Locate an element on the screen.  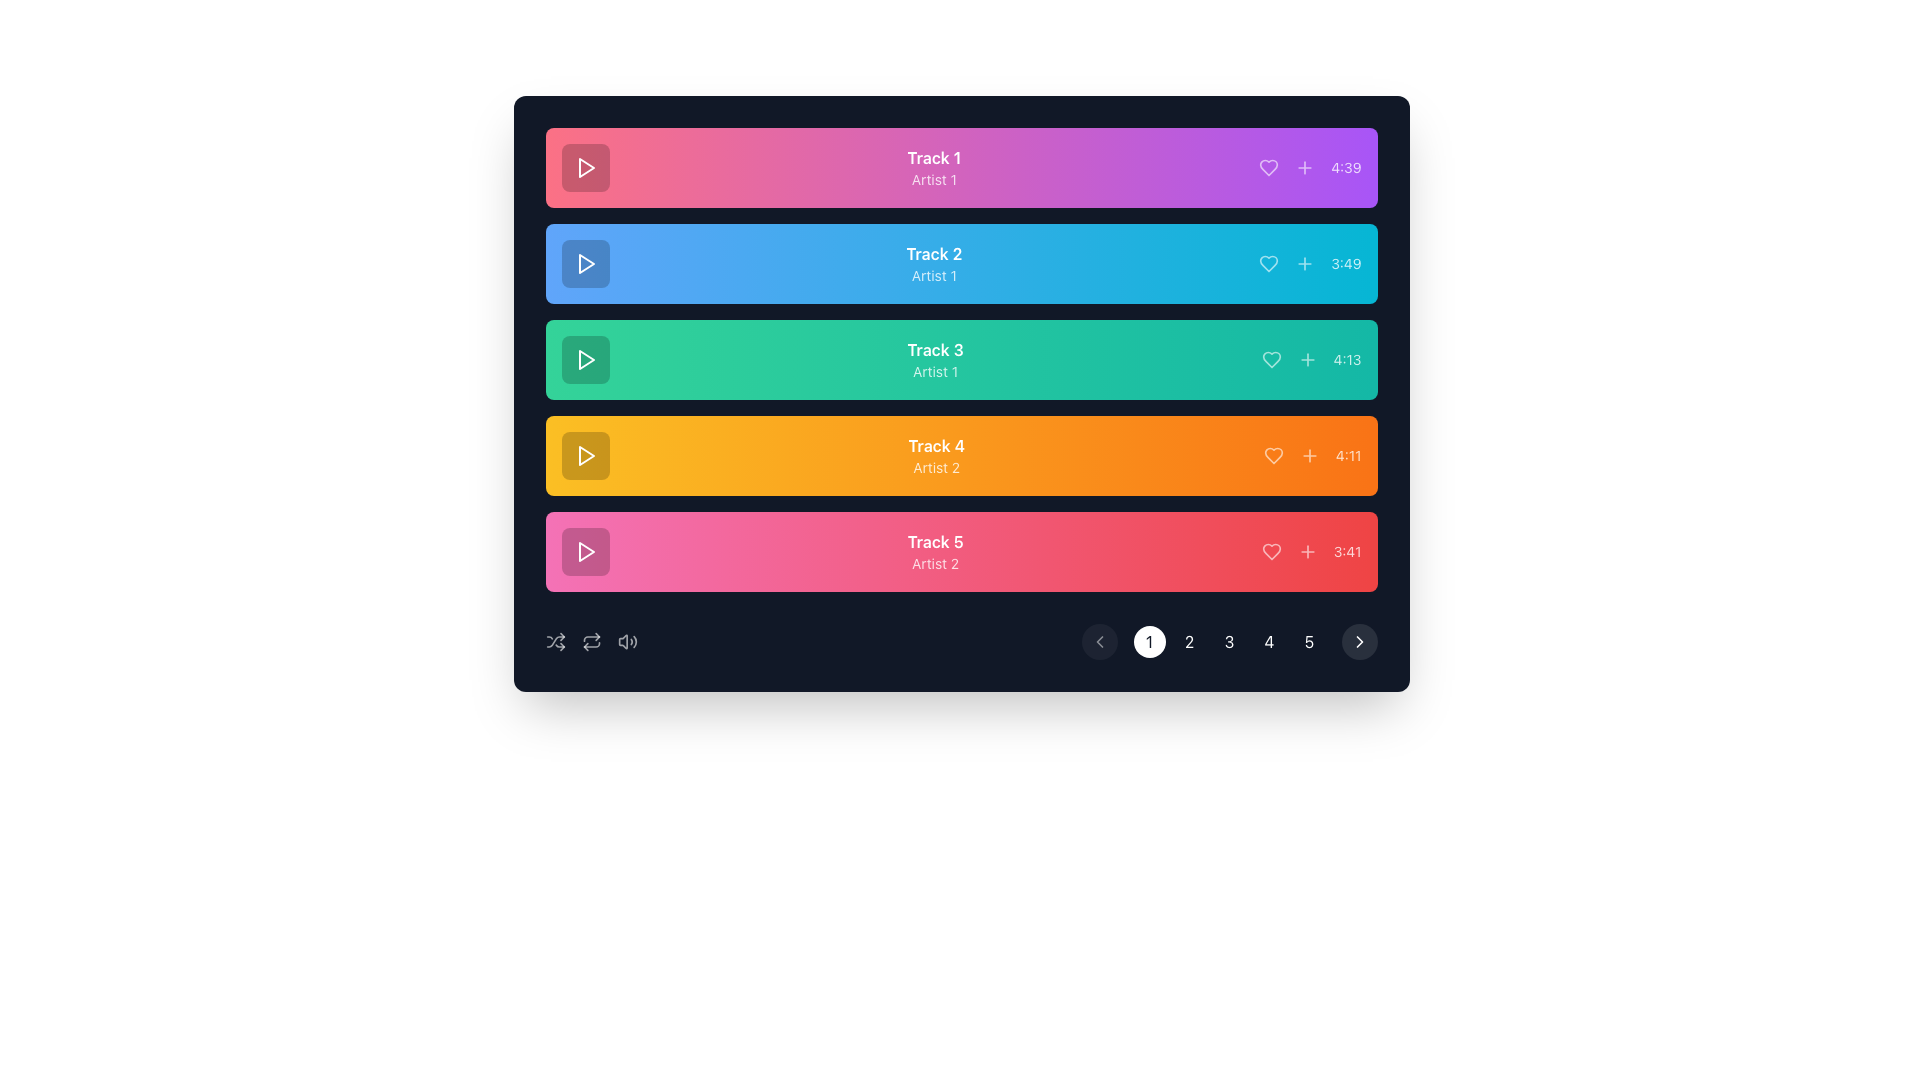
the heart icon button styled with a white outline, located to the left of the '+' symbol and the time label '4:39', associated with 'Track 1' in a purple background section is located at coordinates (1268, 167).